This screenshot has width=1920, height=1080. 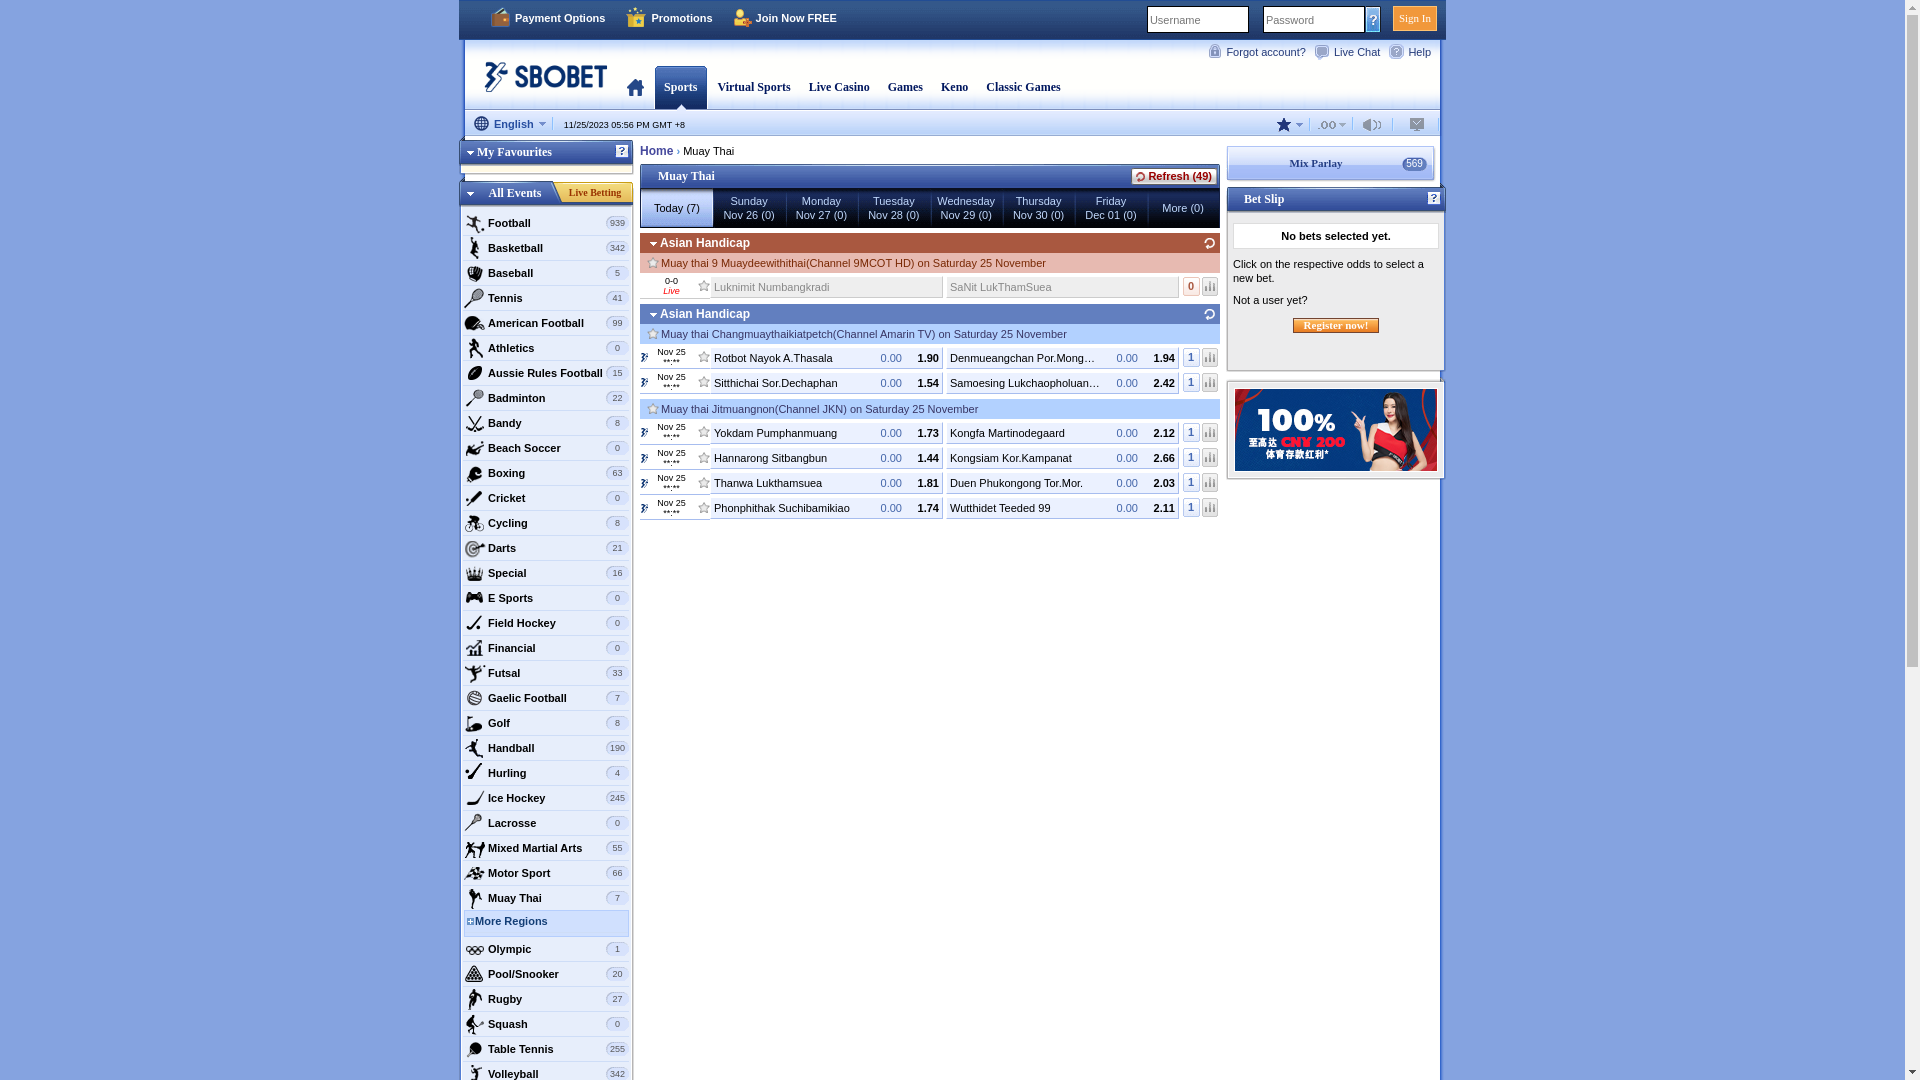 What do you see at coordinates (1061, 382) in the screenshot?
I see `'2.42` at bounding box center [1061, 382].